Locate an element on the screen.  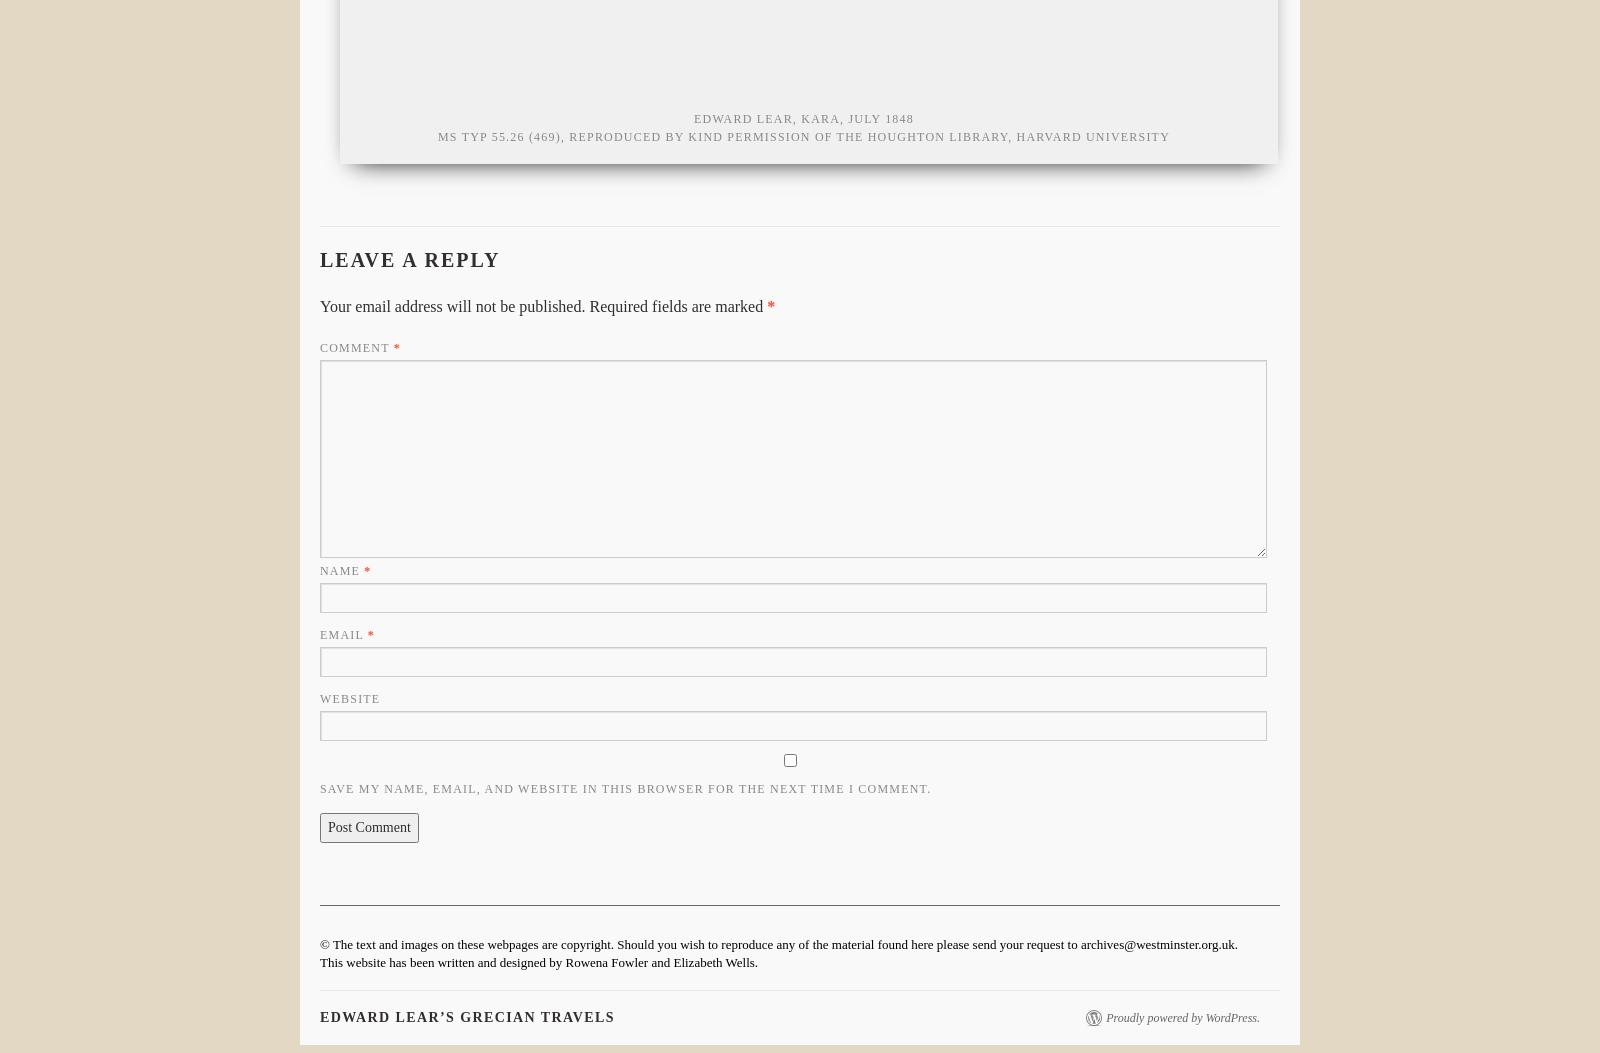
'Edward Lear, Kara, July 1848' is located at coordinates (802, 118).